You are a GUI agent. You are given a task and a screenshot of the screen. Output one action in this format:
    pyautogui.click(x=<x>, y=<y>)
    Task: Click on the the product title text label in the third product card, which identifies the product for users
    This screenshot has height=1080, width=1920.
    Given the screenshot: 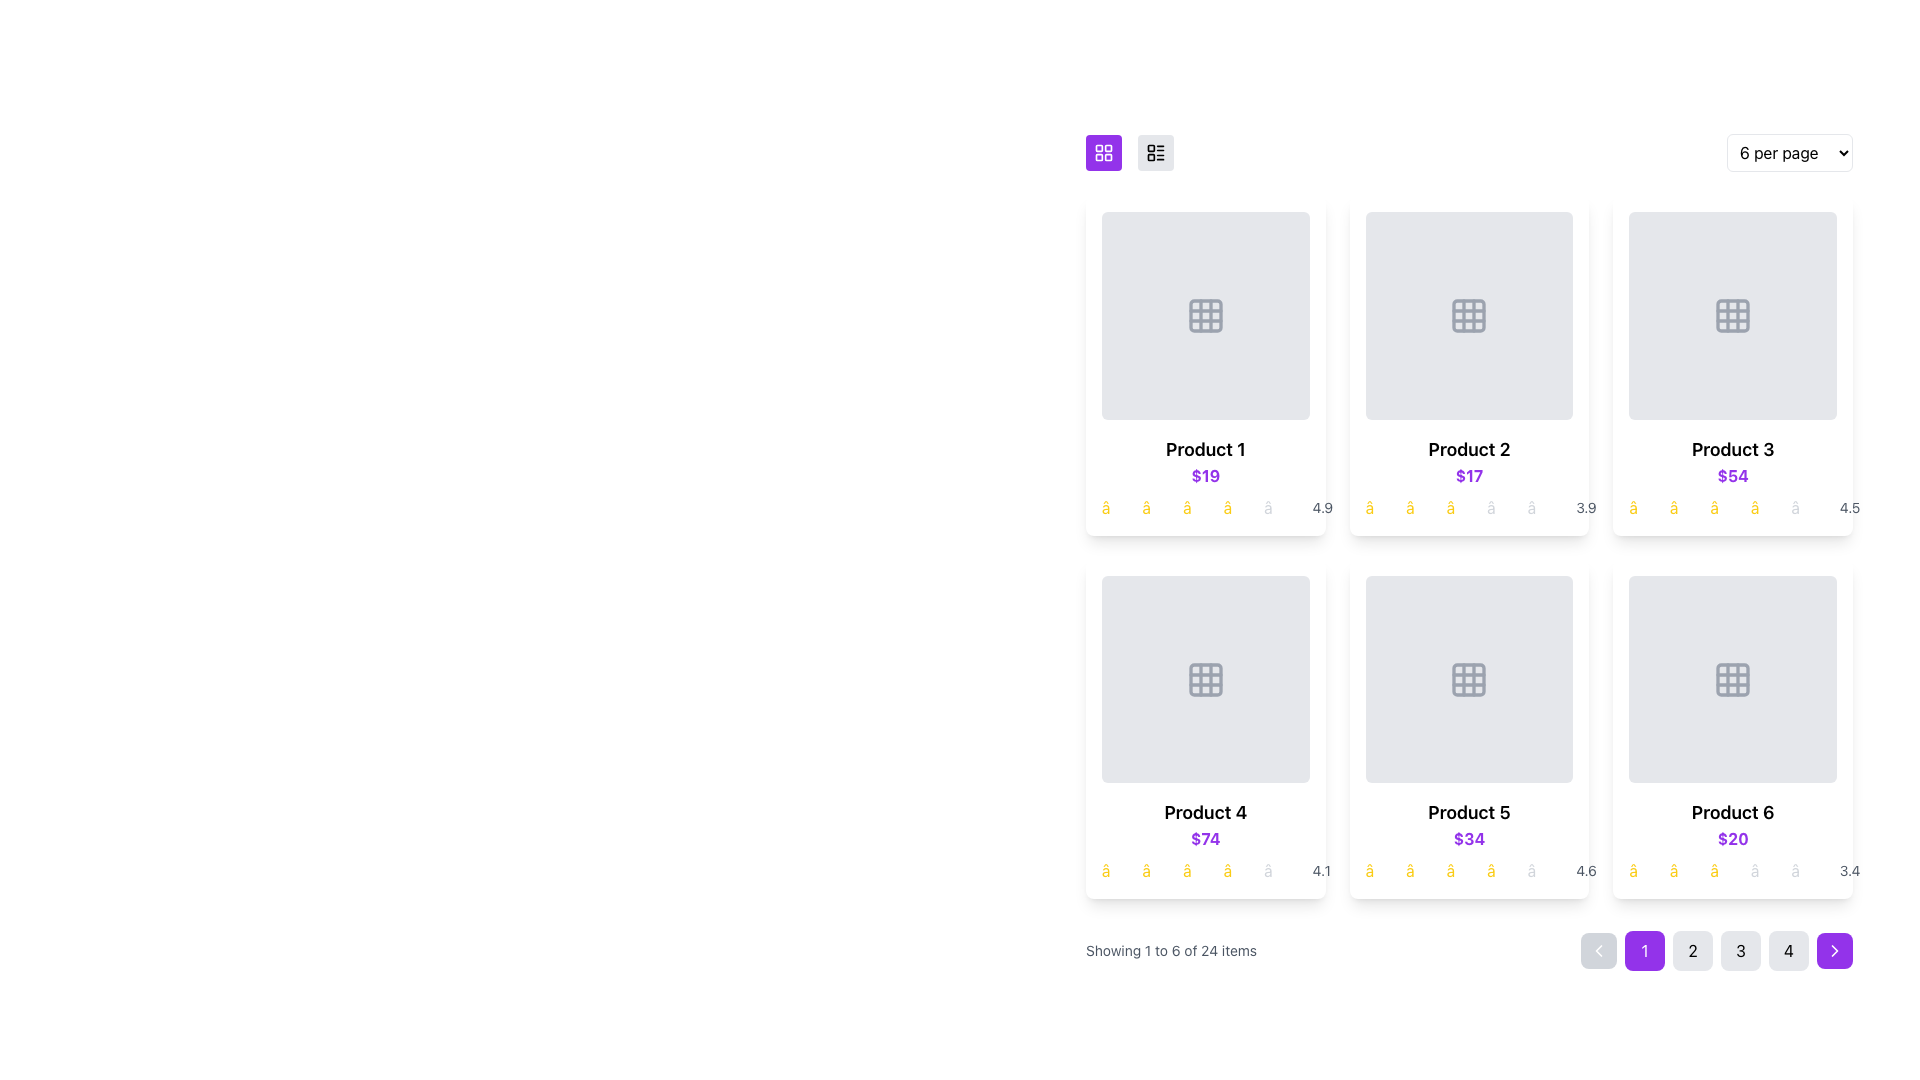 What is the action you would take?
    pyautogui.click(x=1732, y=448)
    